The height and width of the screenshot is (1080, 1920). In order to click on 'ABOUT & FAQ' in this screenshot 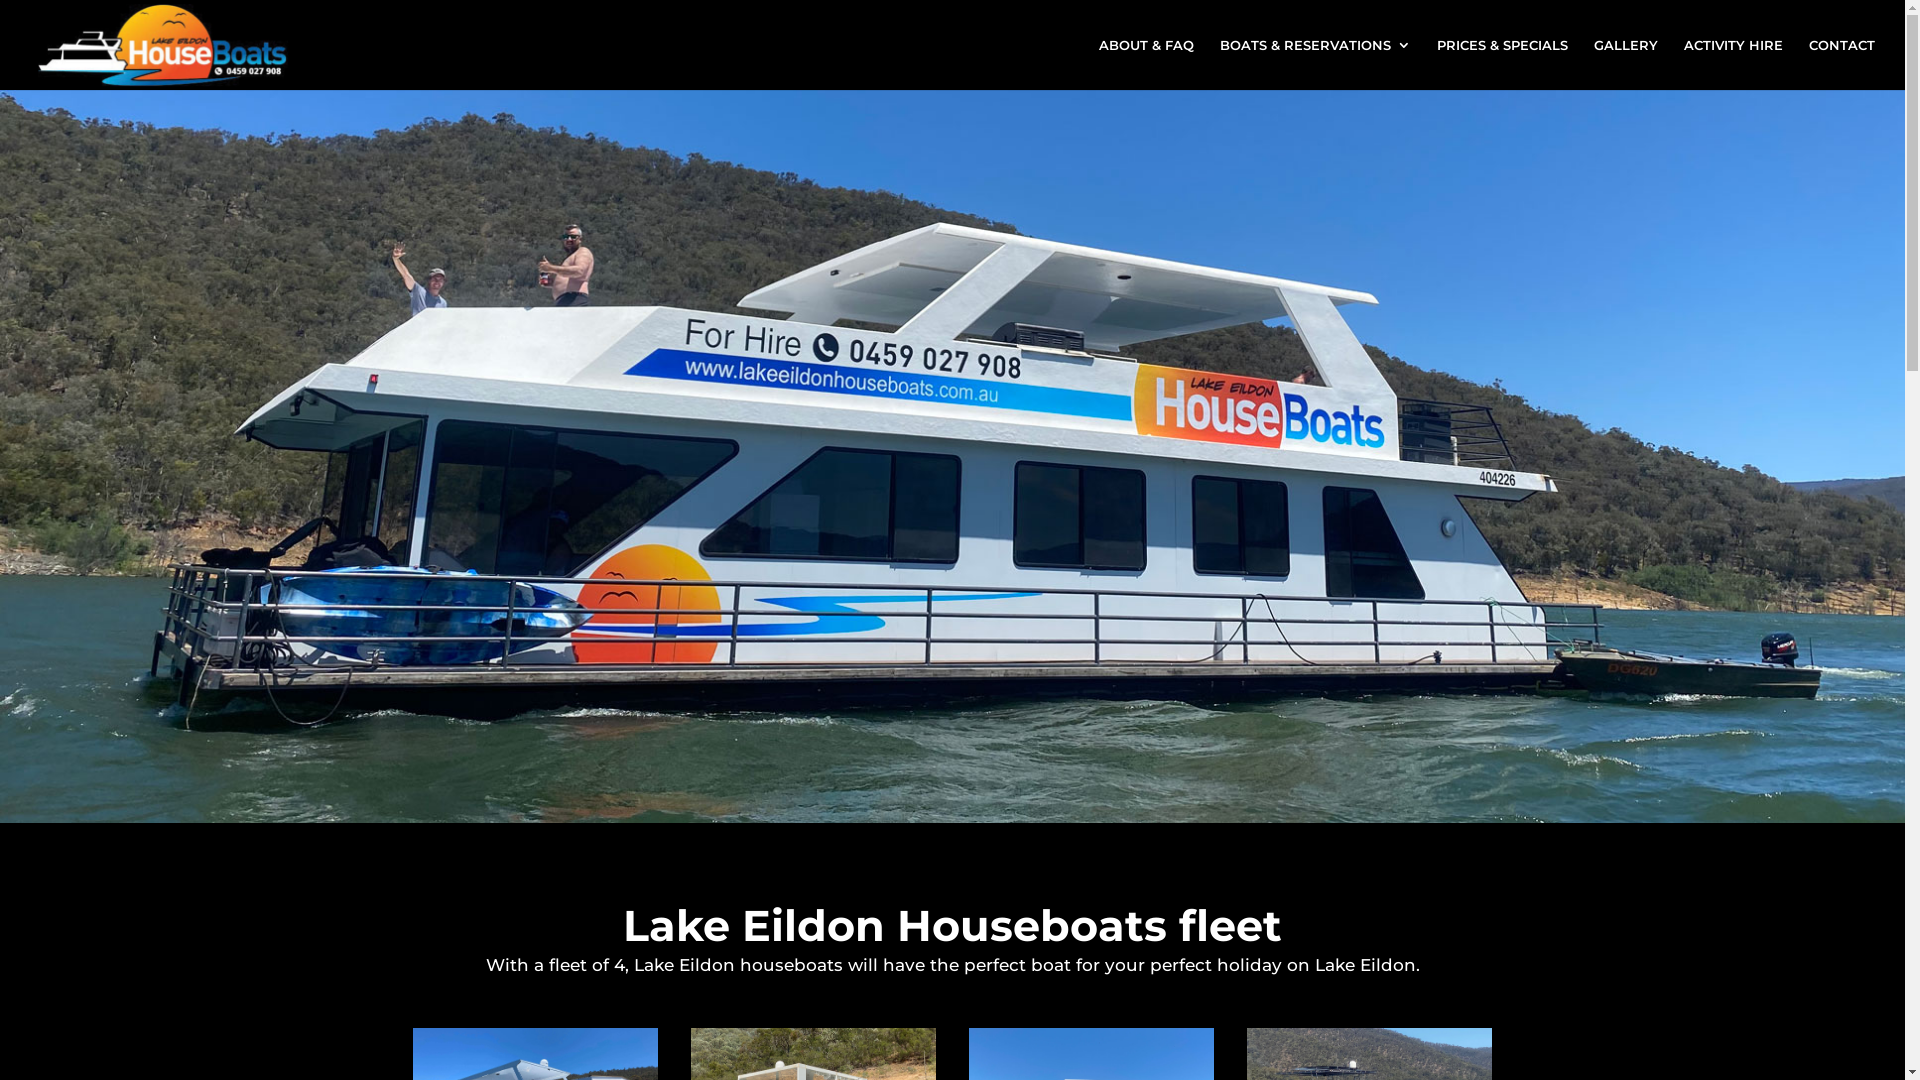, I will do `click(1146, 63)`.